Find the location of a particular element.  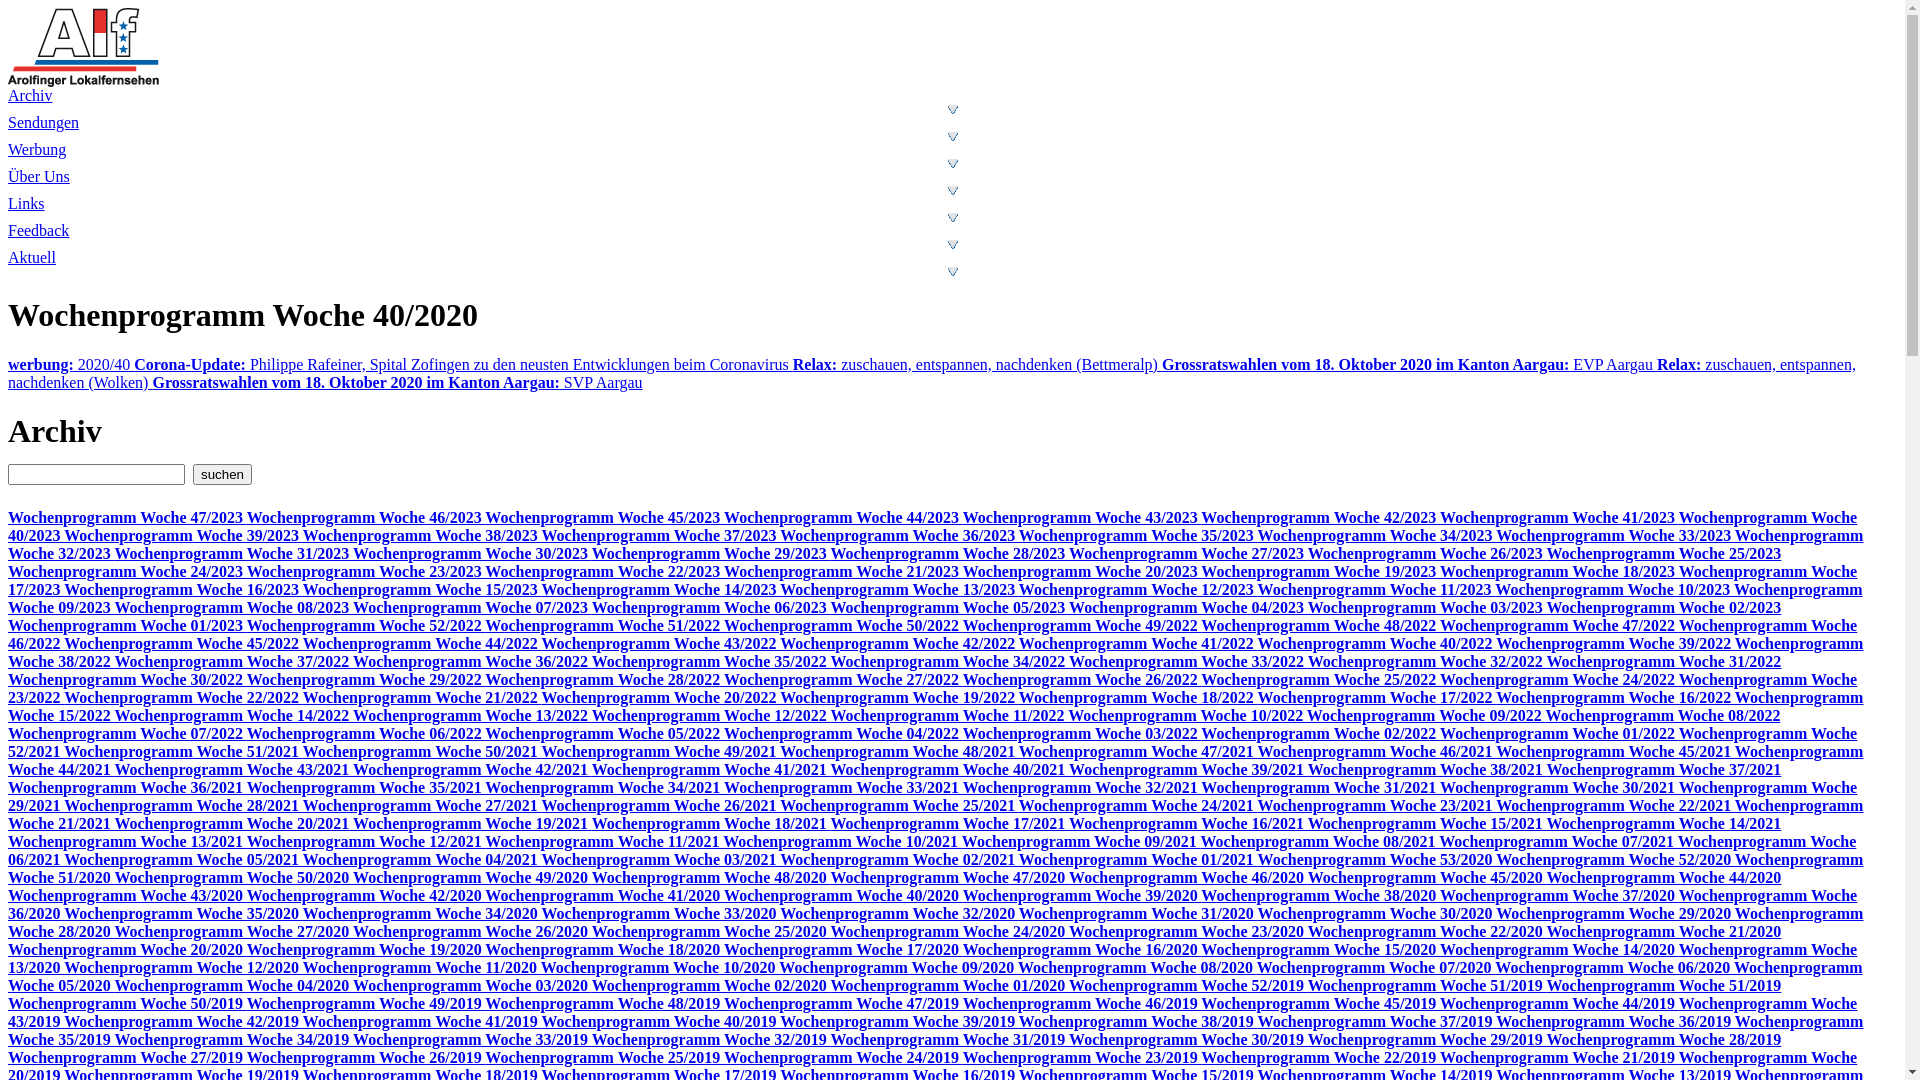

'Wochenprogramm Woche 37/2022' is located at coordinates (113, 661).